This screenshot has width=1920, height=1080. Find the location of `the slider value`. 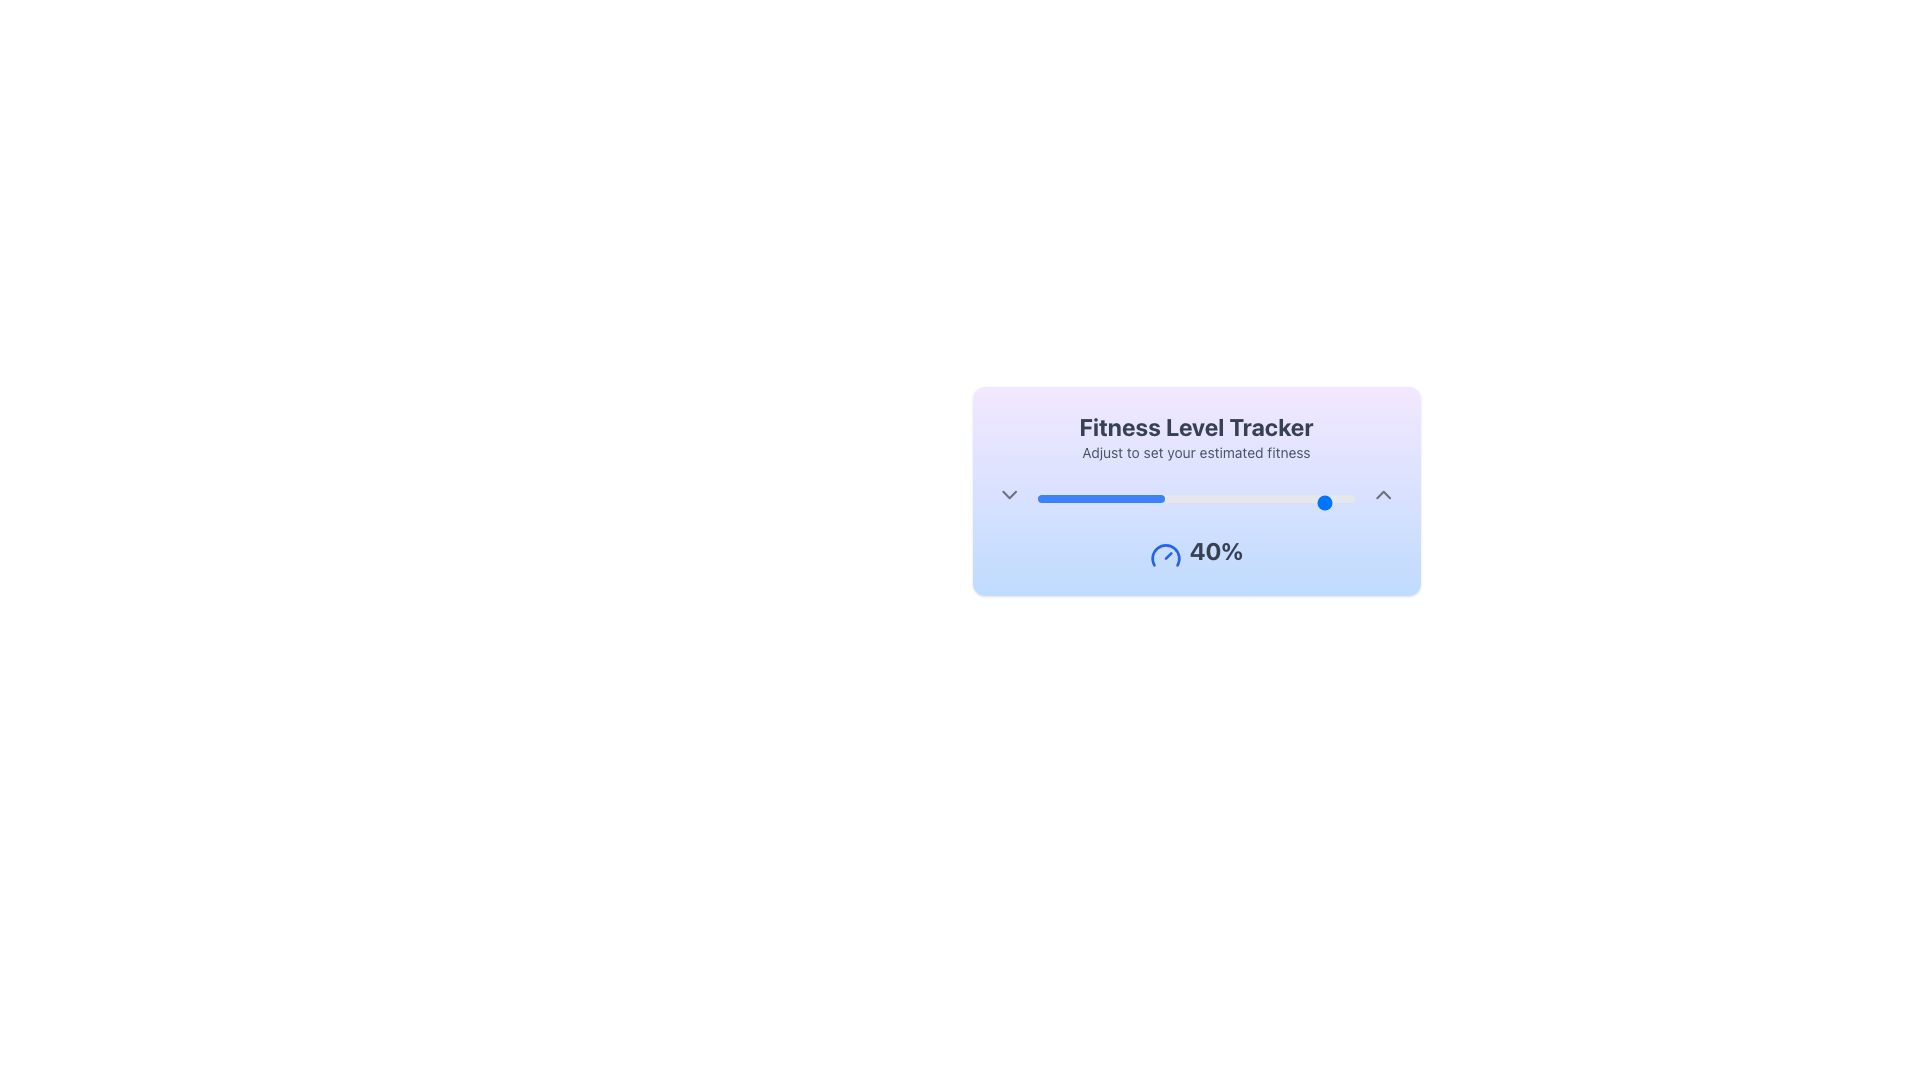

the slider value is located at coordinates (1304, 494).